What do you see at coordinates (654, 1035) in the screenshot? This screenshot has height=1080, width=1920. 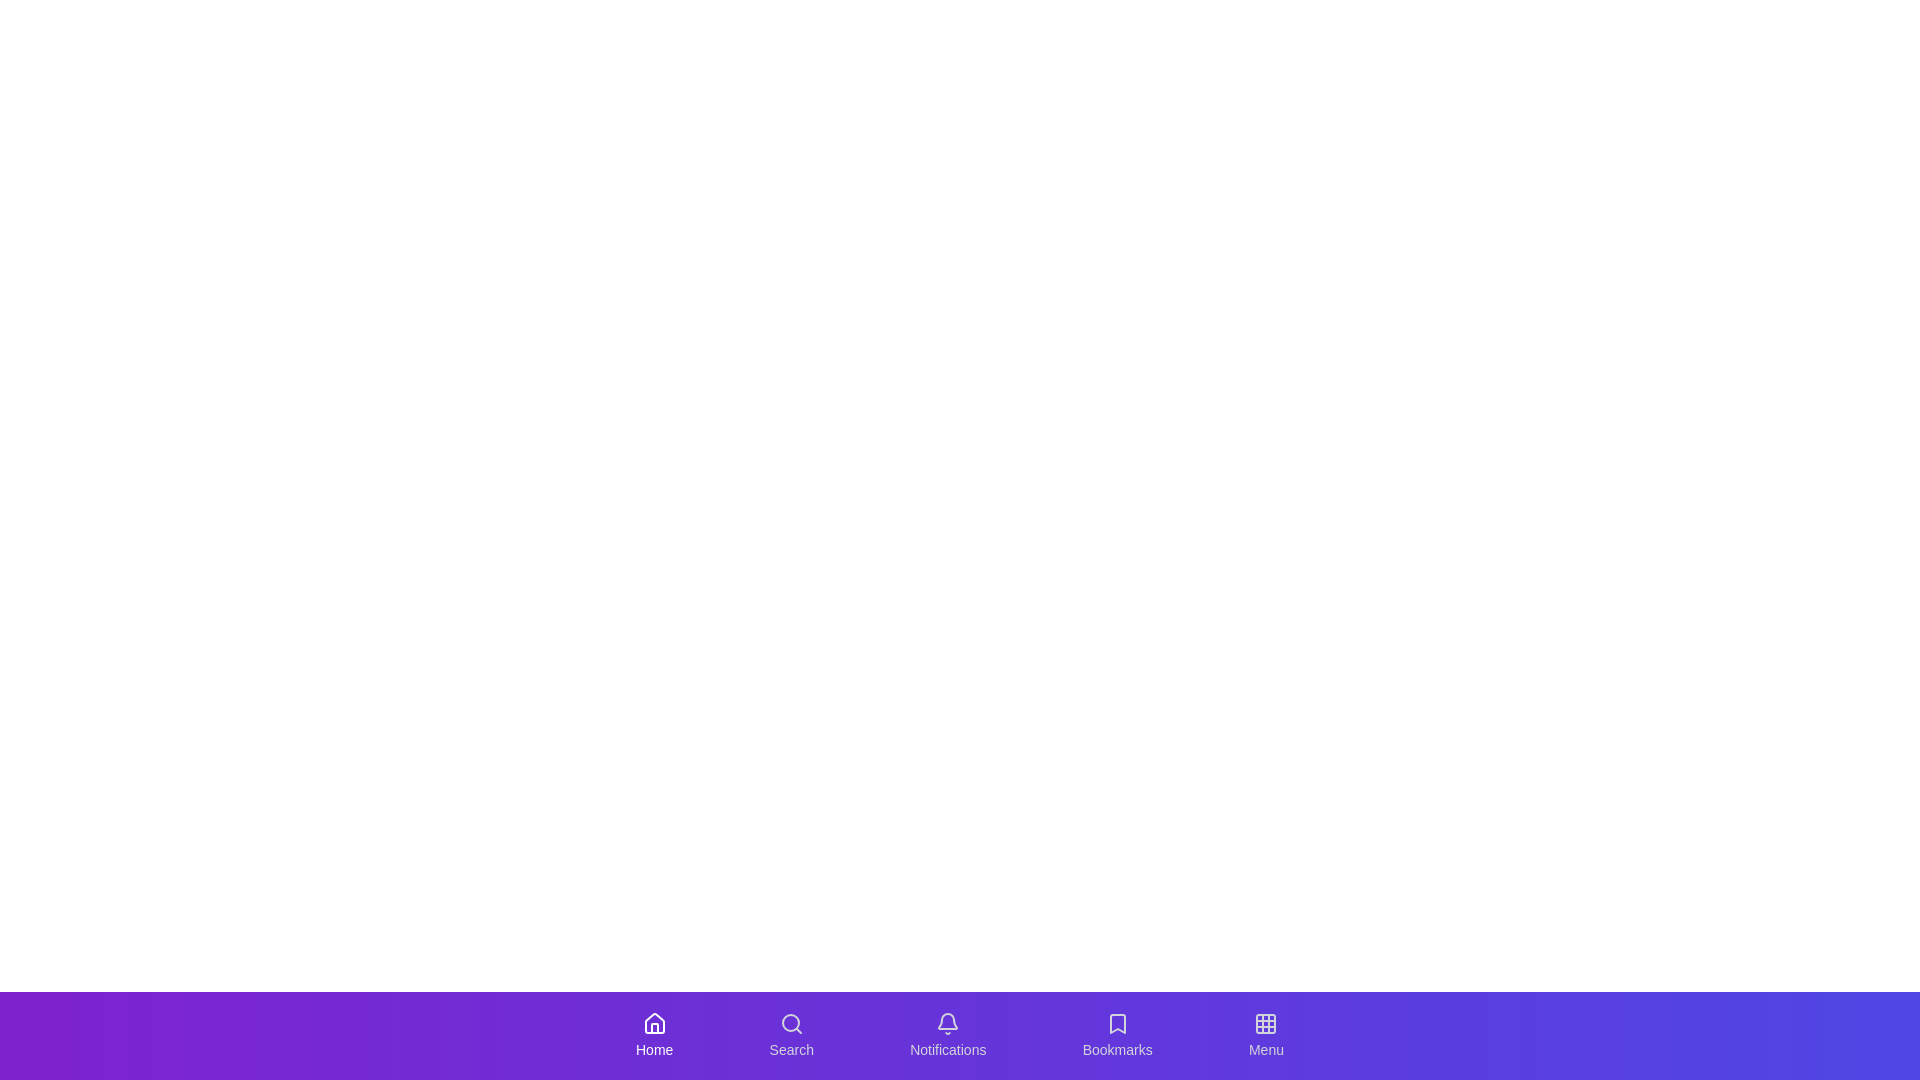 I see `the Home tab in the navigation bar` at bounding box center [654, 1035].